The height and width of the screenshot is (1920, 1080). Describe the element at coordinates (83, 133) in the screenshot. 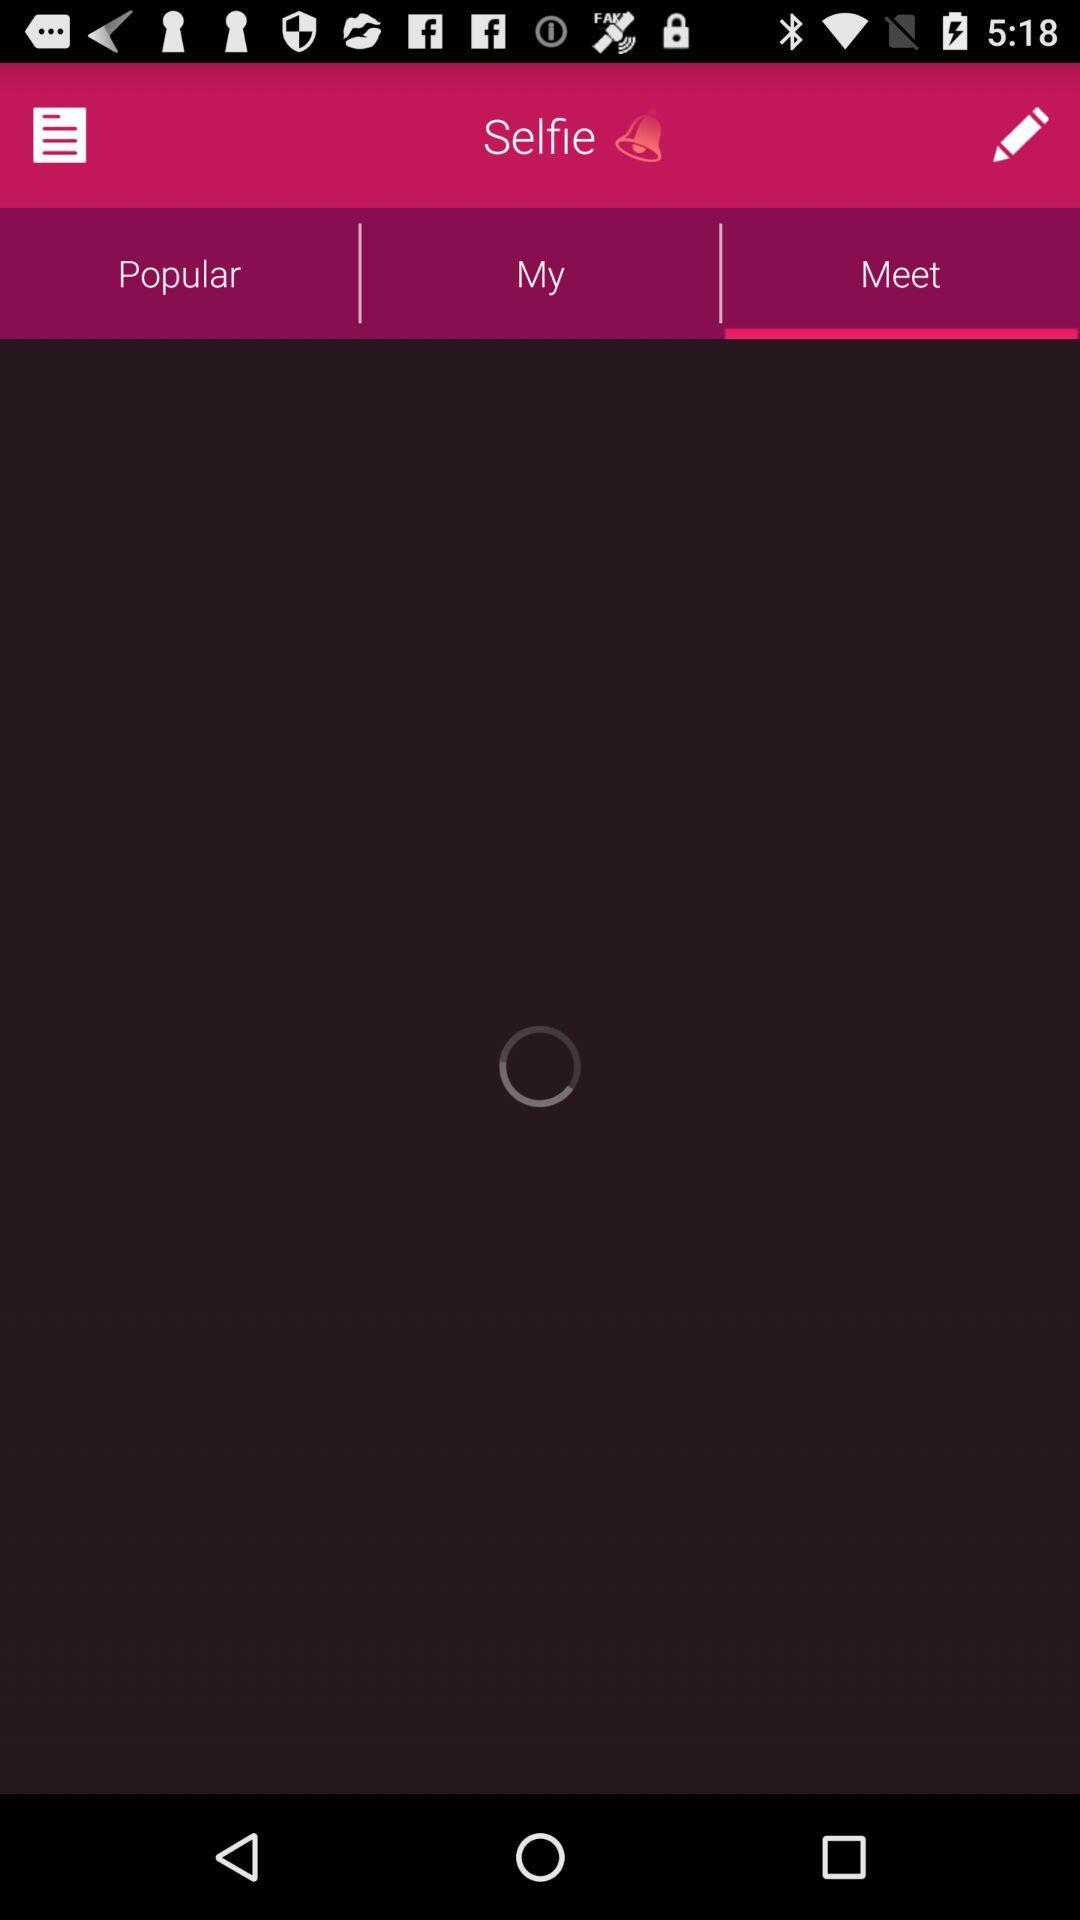

I see `floders option` at that location.